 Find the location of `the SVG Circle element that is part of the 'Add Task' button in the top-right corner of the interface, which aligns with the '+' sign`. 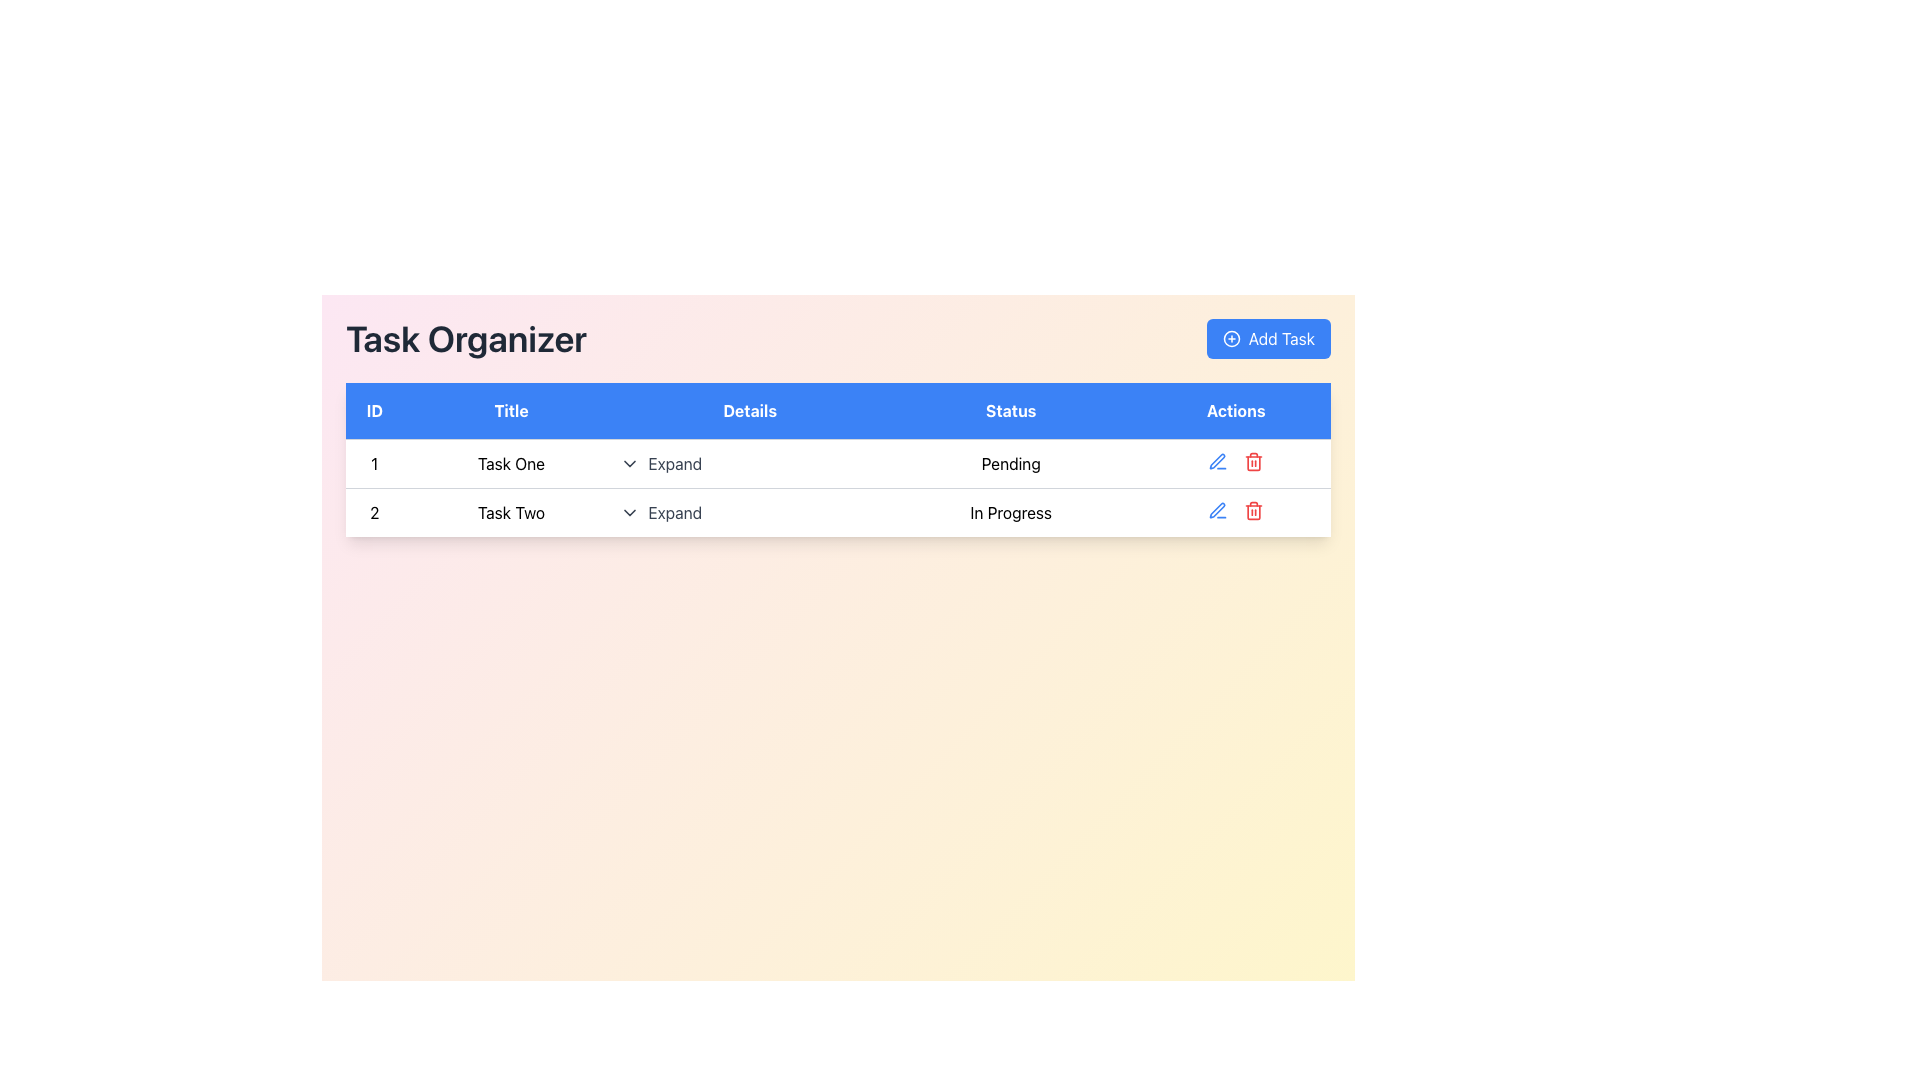

the SVG Circle element that is part of the 'Add Task' button in the top-right corner of the interface, which aligns with the '+' sign is located at coordinates (1230, 338).